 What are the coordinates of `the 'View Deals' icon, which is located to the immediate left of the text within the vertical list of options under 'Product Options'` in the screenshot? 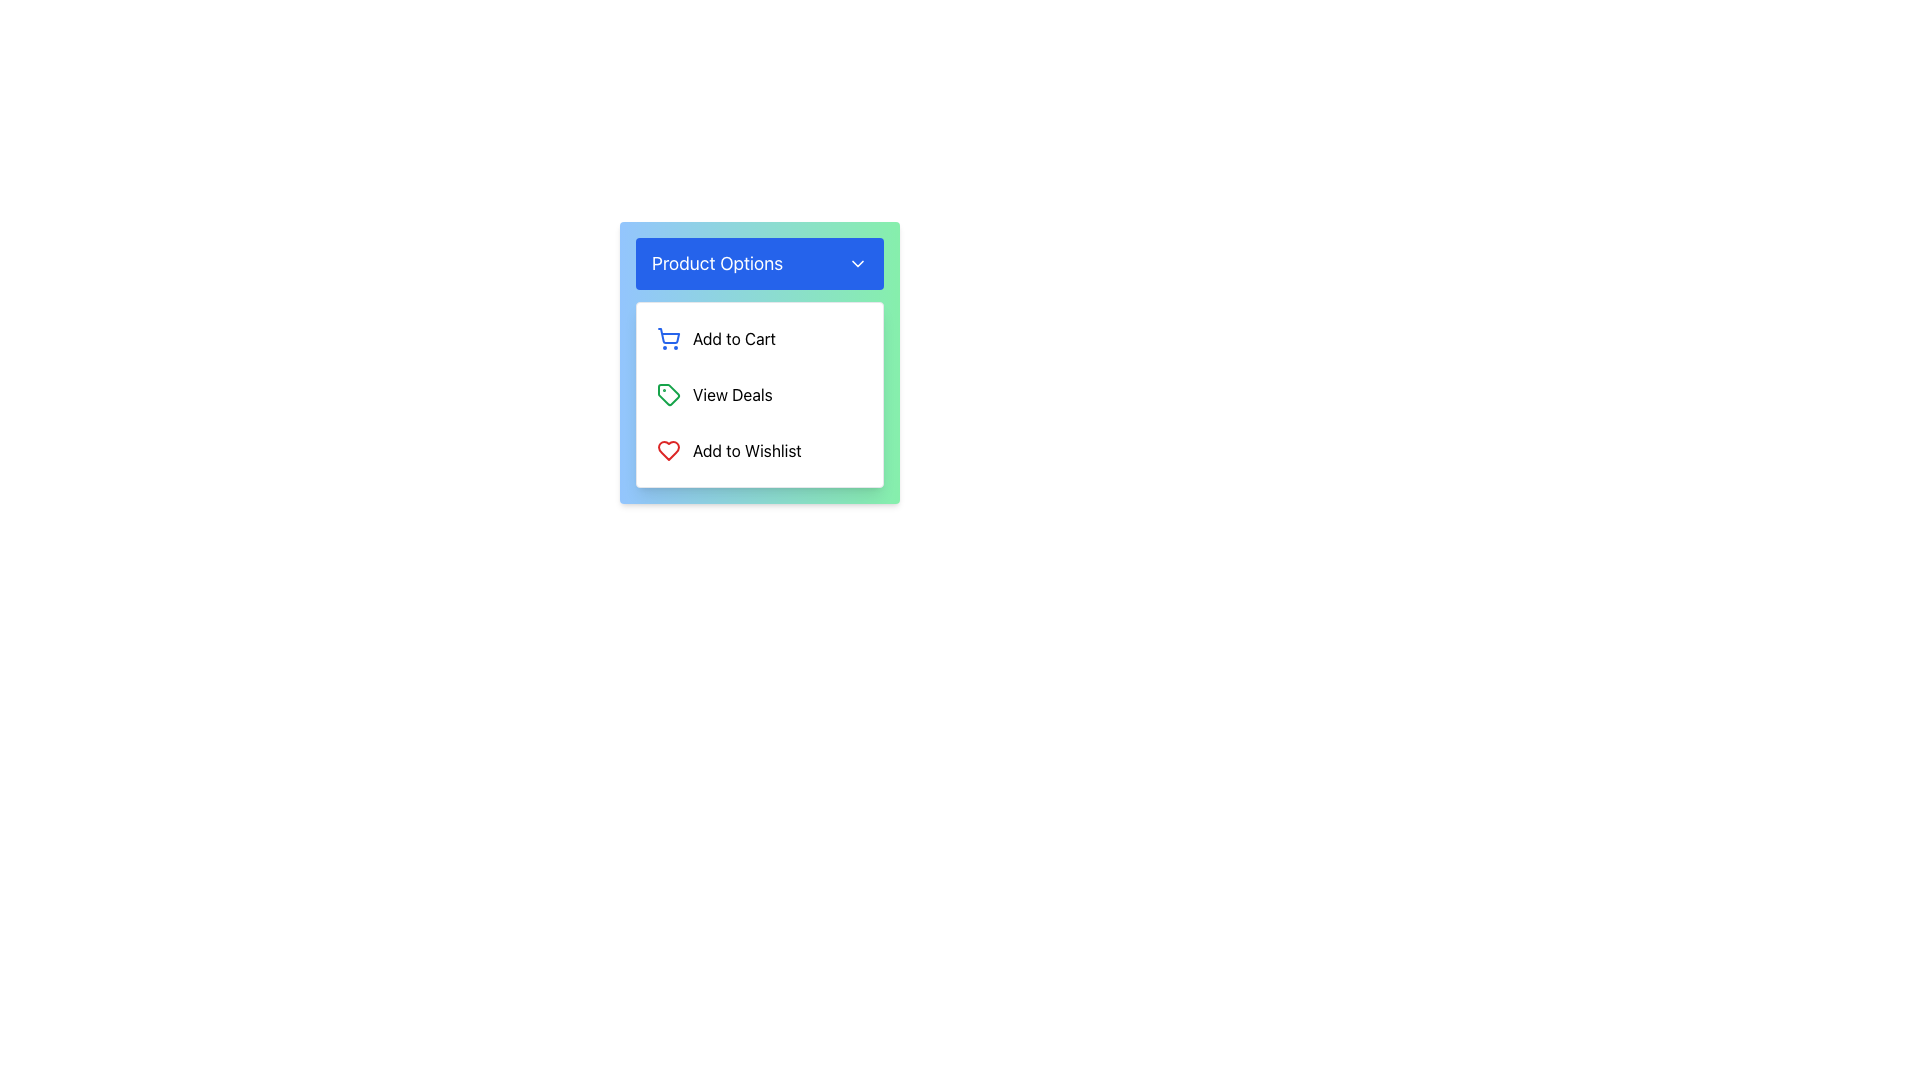 It's located at (668, 394).